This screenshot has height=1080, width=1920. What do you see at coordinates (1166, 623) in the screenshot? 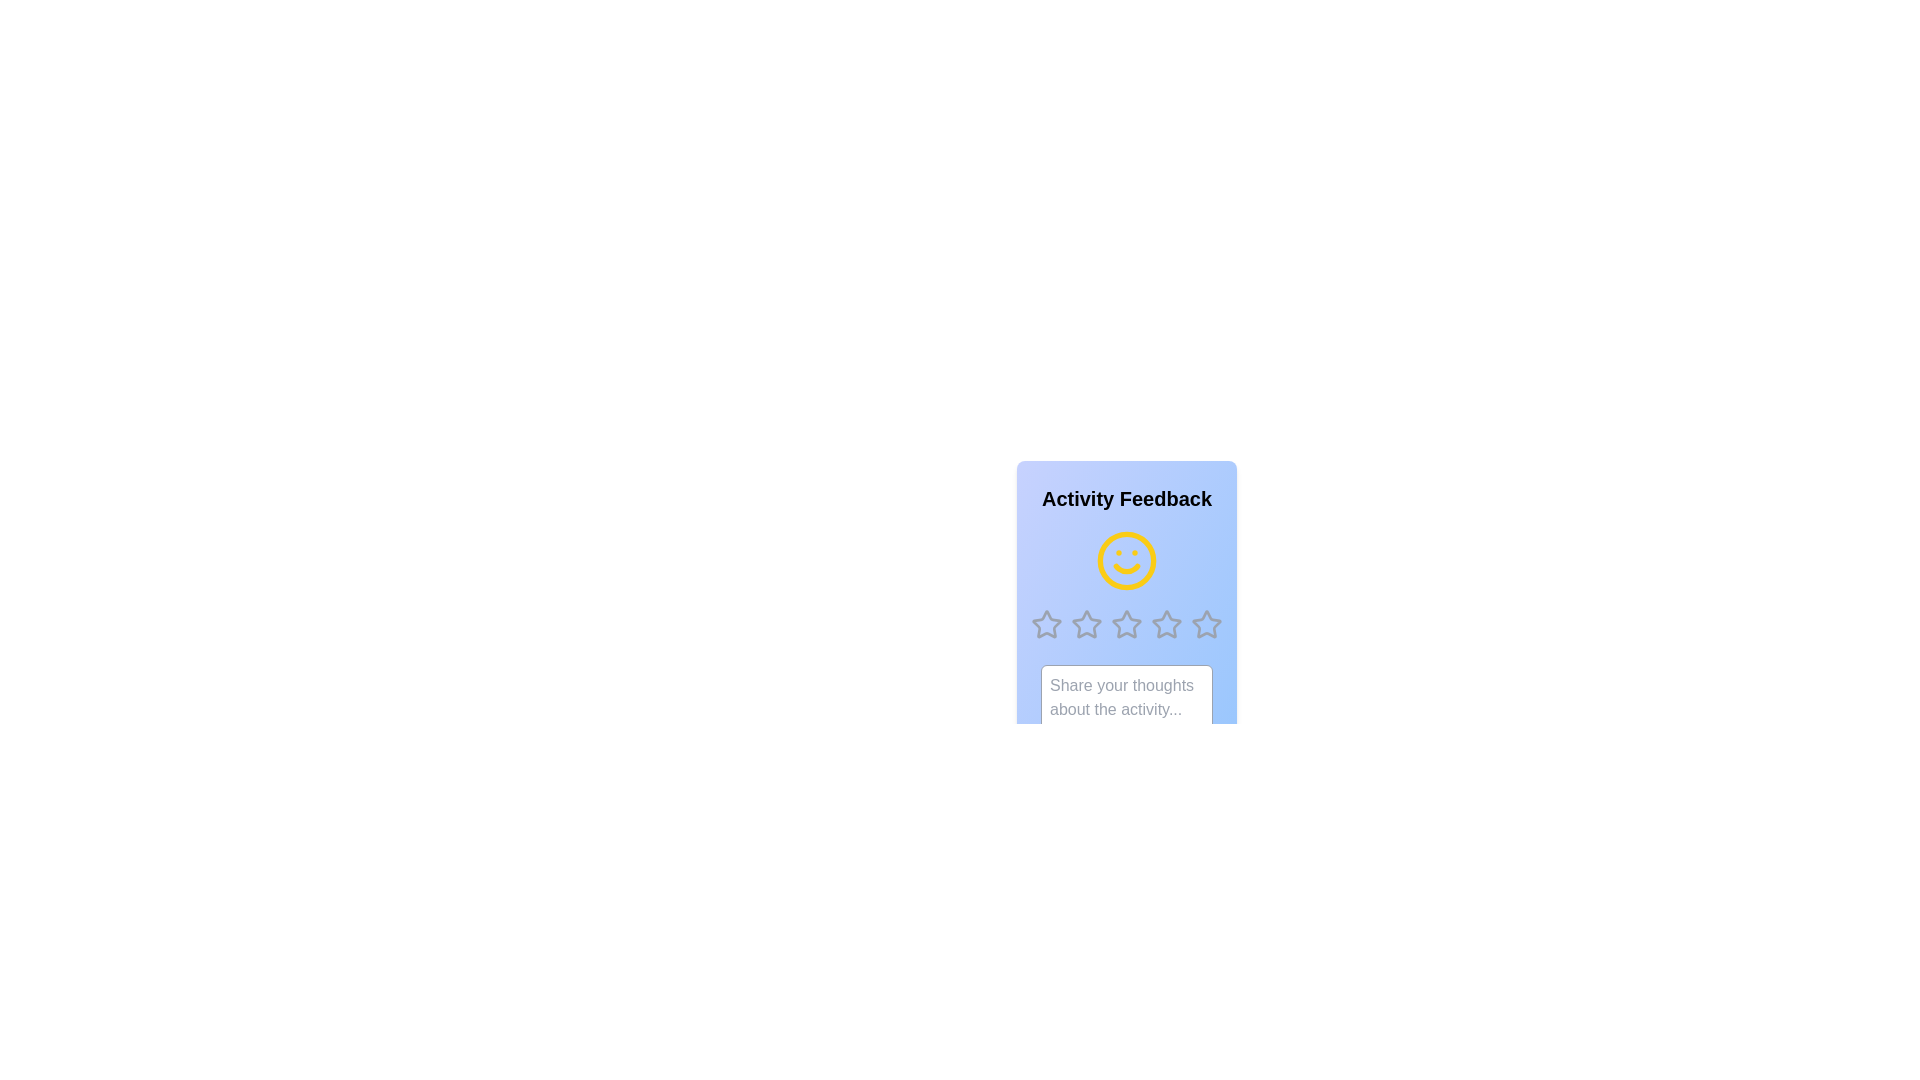
I see `the fourth star in the five-star rating system` at bounding box center [1166, 623].